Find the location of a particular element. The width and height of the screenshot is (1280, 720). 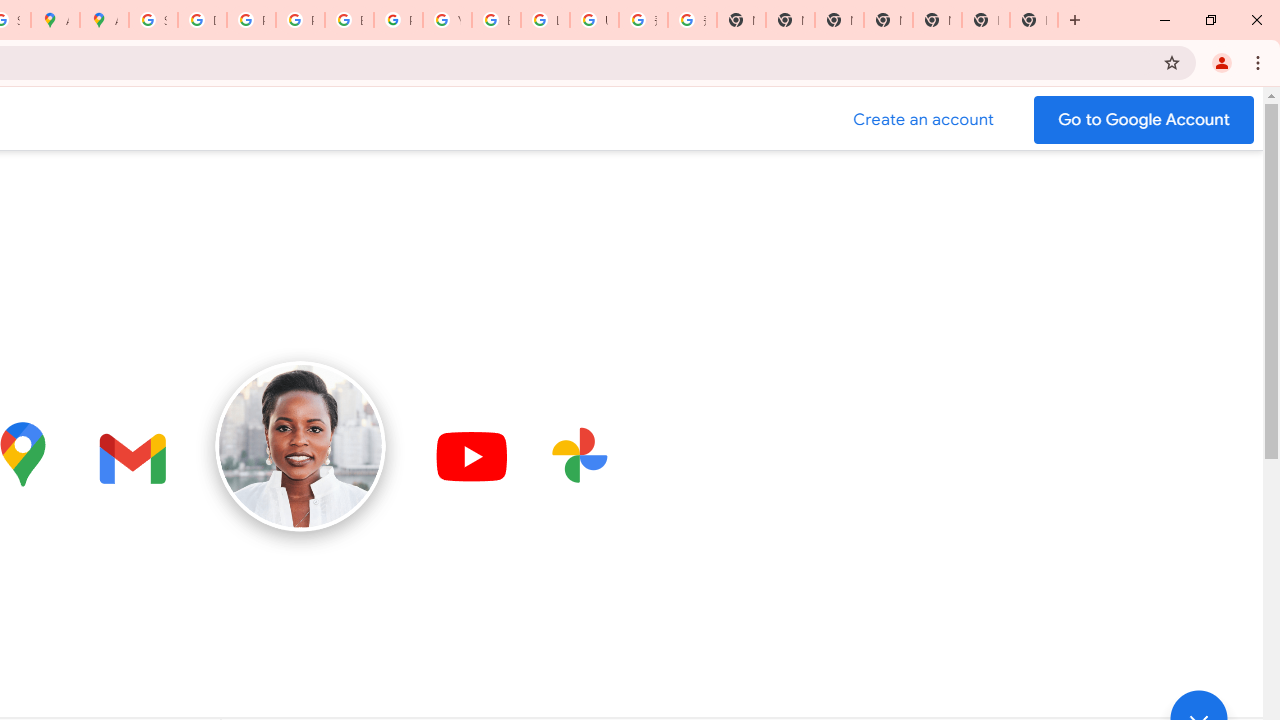

'New Tab' is located at coordinates (1034, 20).